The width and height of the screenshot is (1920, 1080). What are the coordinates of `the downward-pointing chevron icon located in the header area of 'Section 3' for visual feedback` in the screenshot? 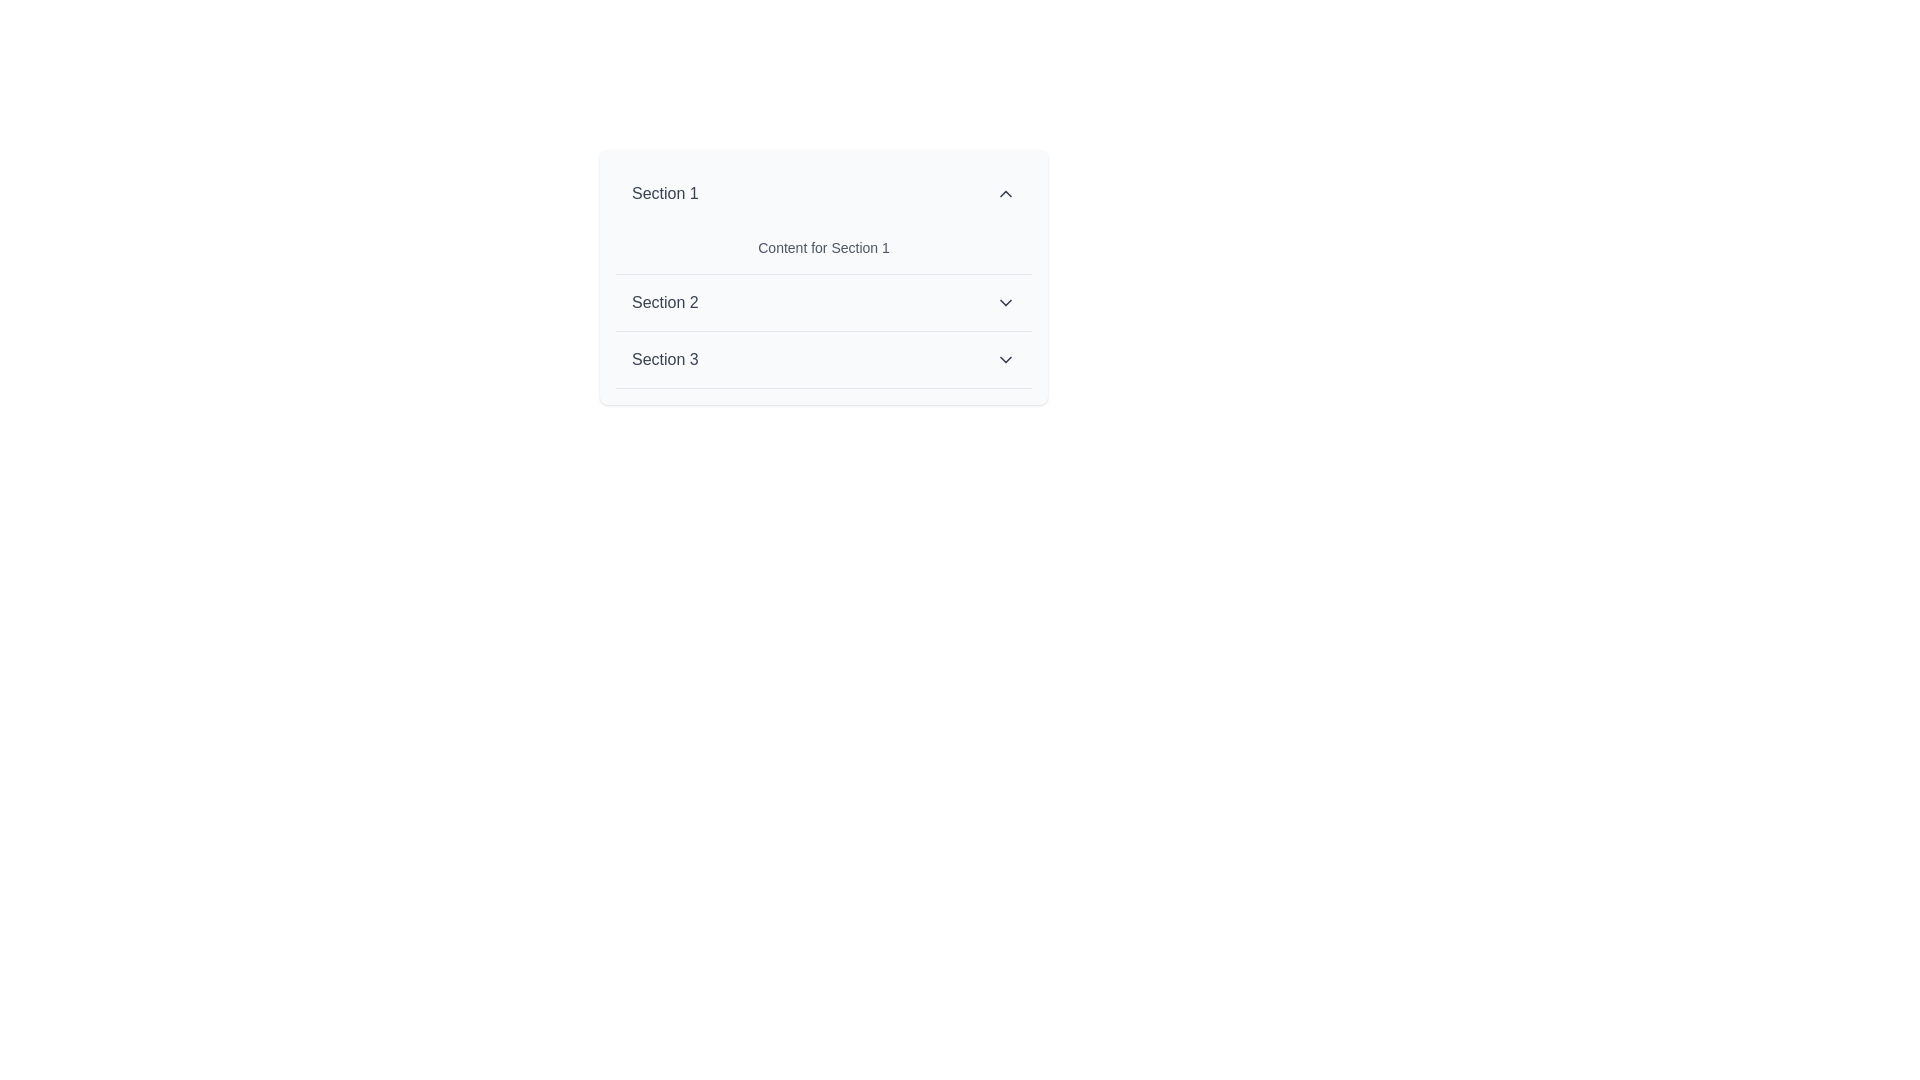 It's located at (1006, 358).